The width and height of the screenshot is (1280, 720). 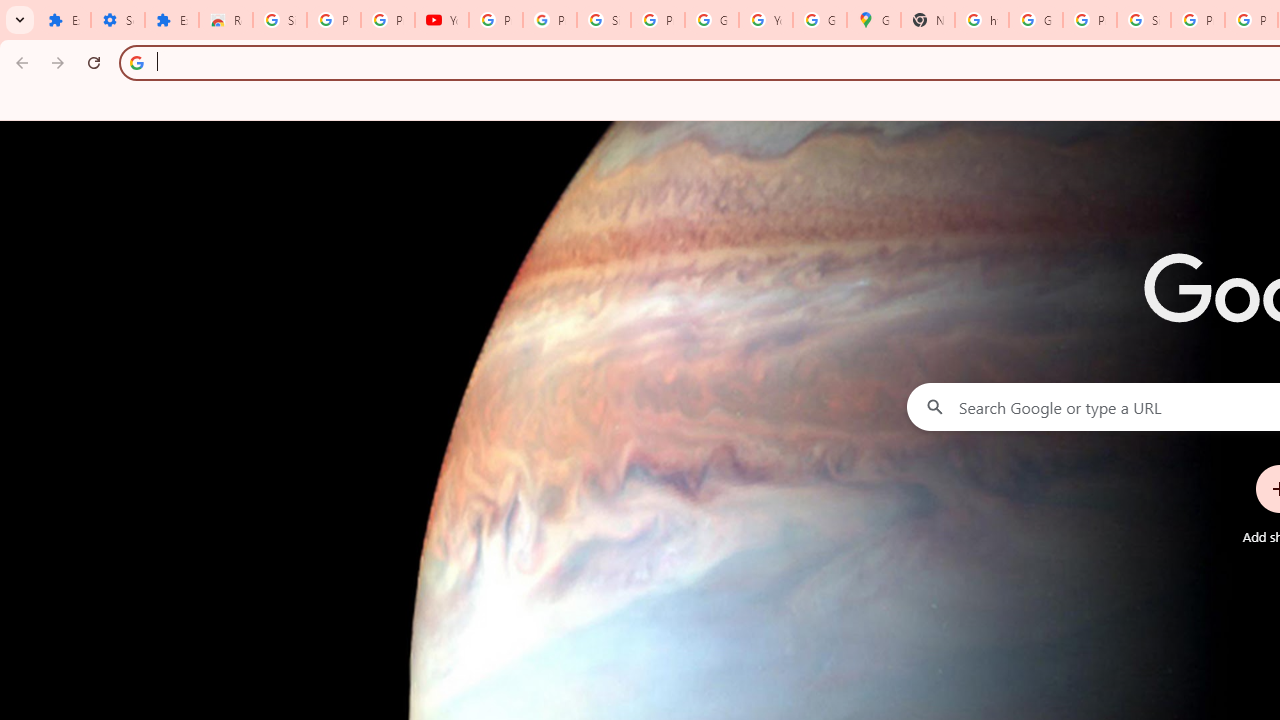 What do you see at coordinates (981, 20) in the screenshot?
I see `'https://scholar.google.com/'` at bounding box center [981, 20].